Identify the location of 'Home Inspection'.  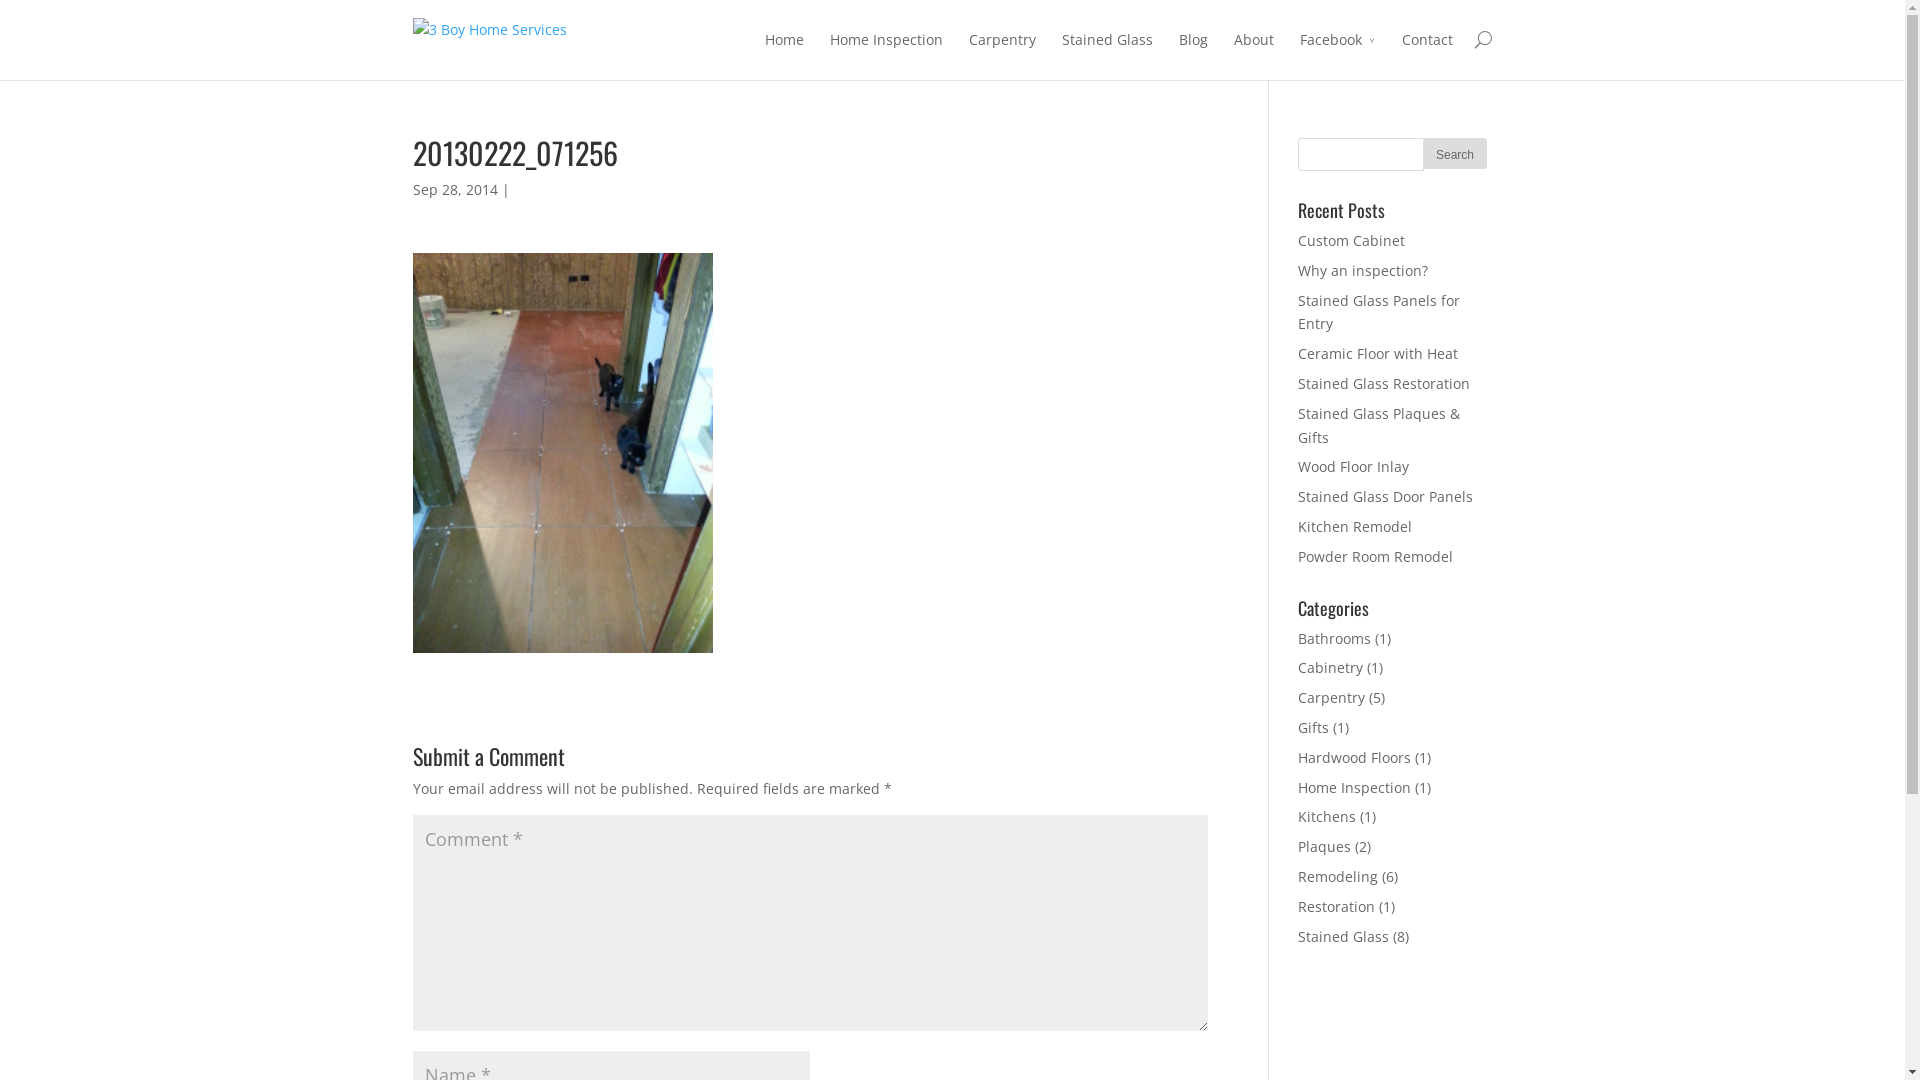
(885, 53).